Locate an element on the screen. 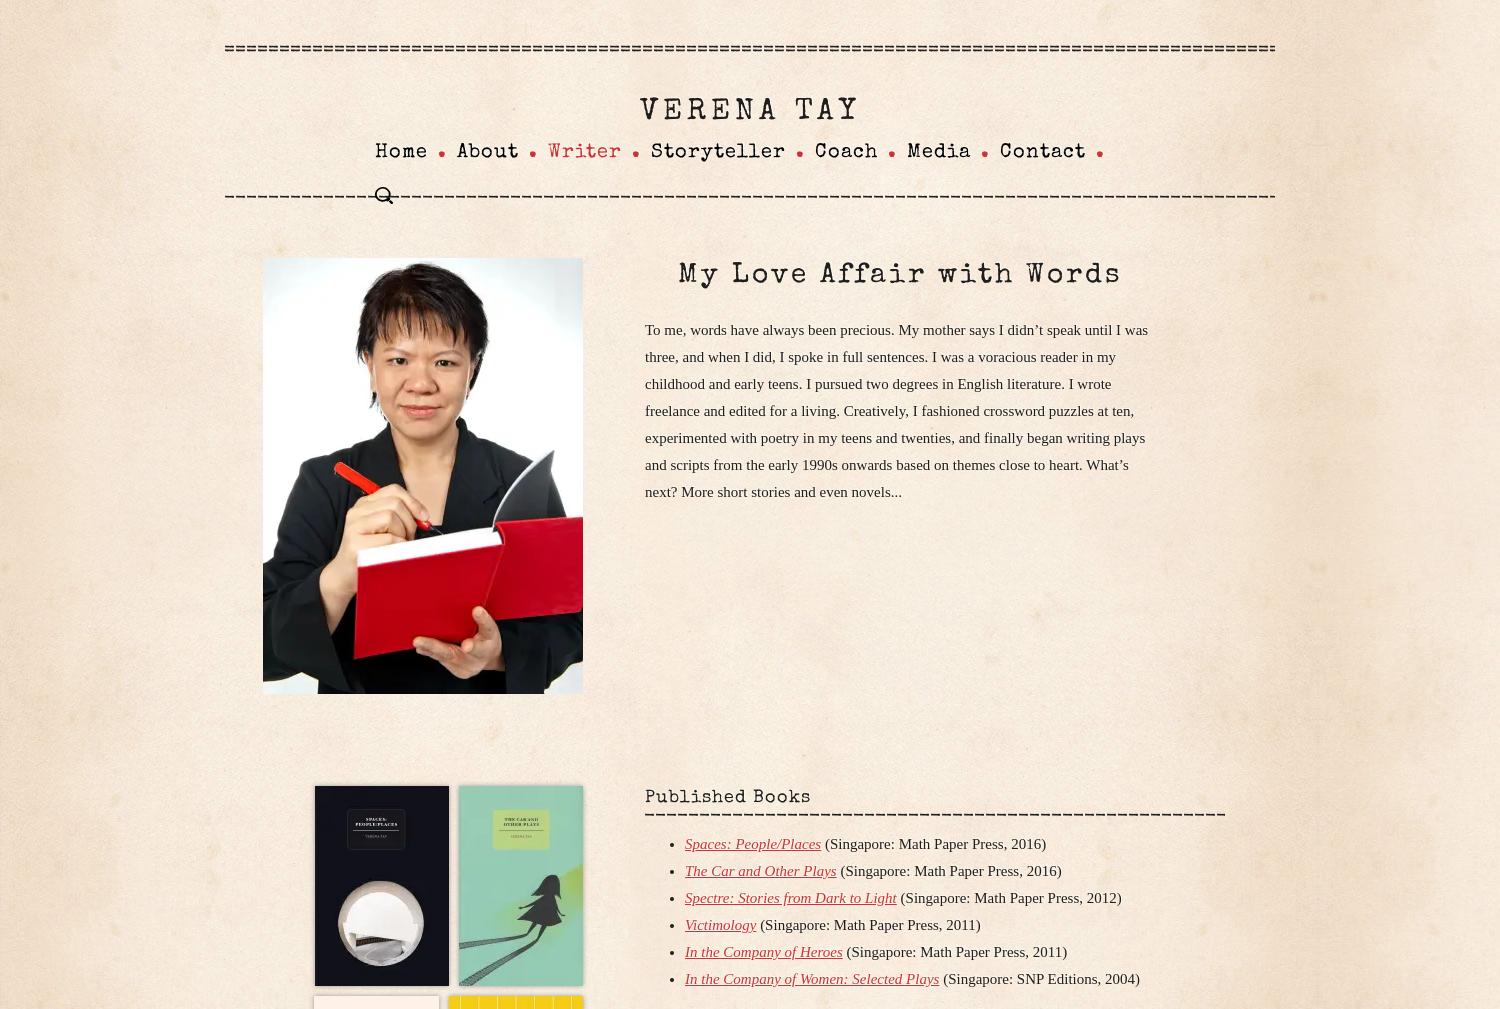 Image resolution: width=1500 pixels, height=1009 pixels. '(Singapore: Math Paper Press, 2012)' is located at coordinates (1008, 898).